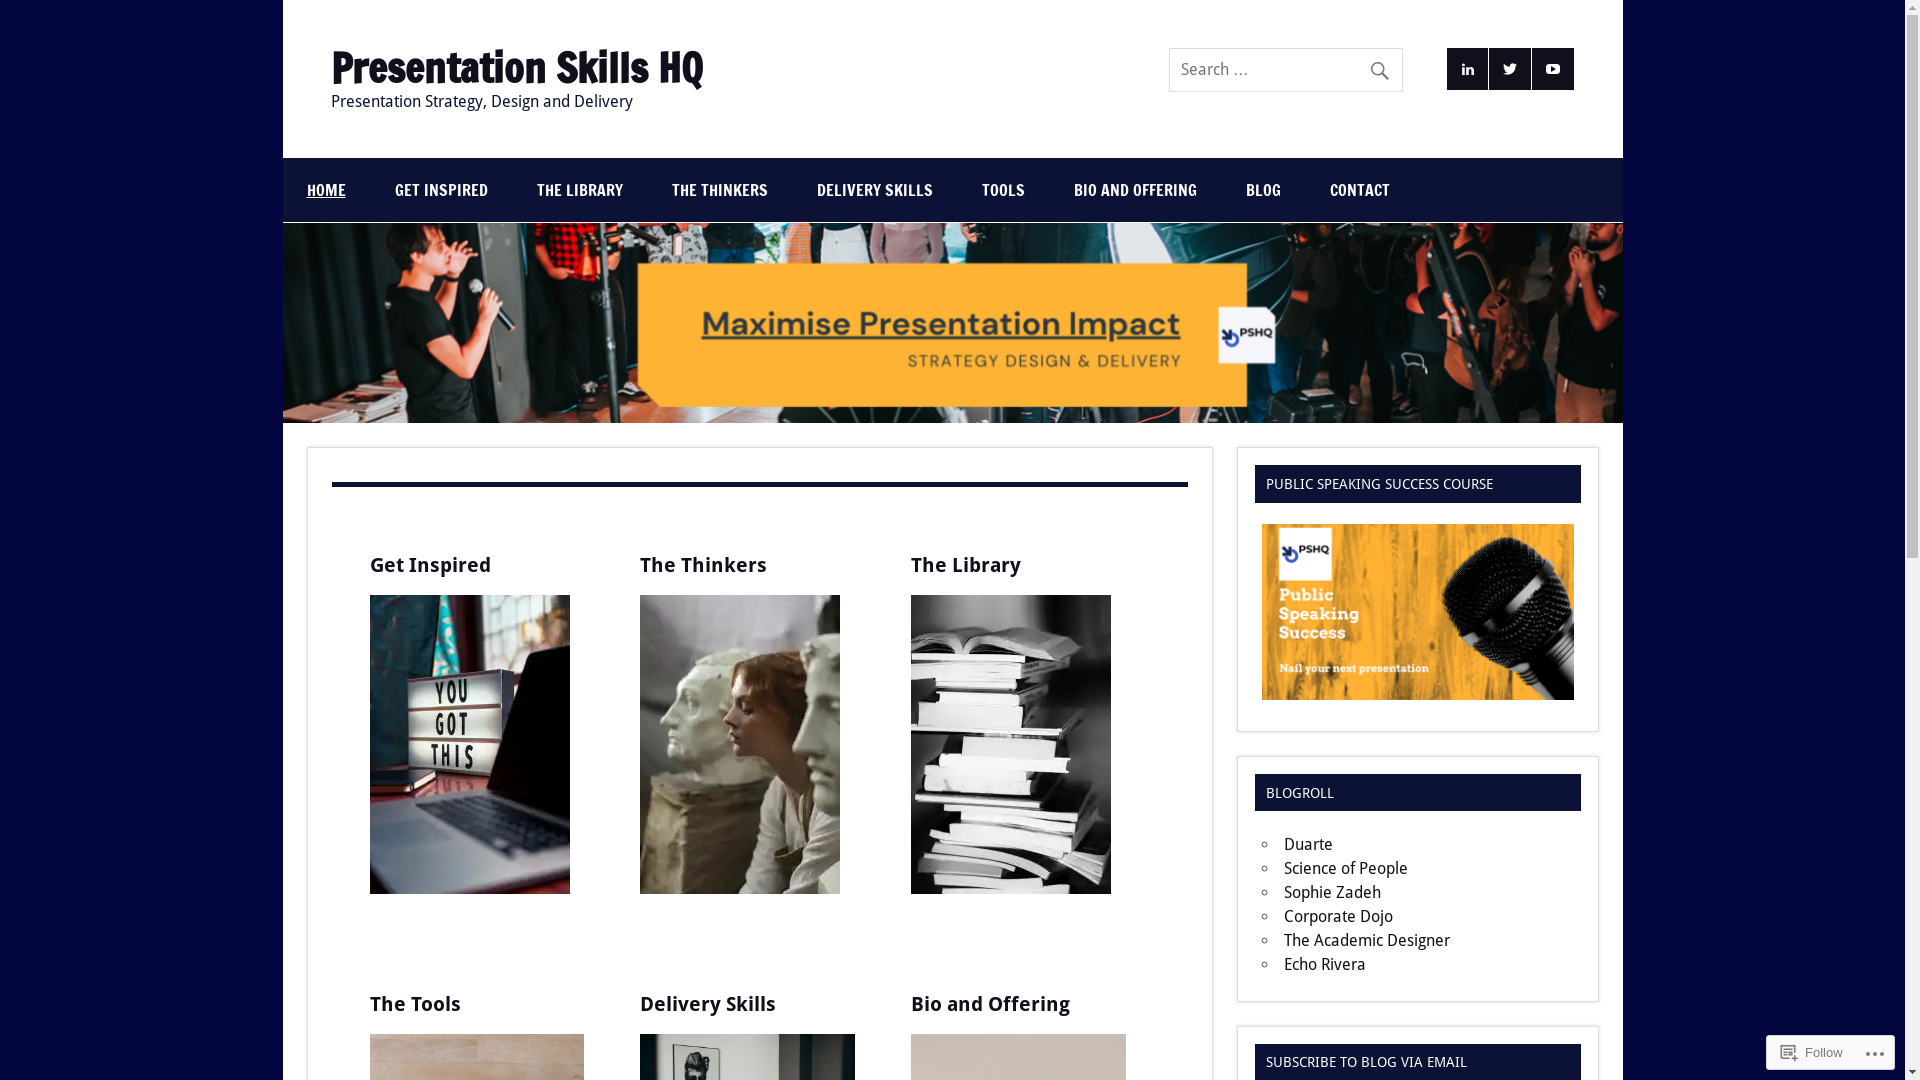 This screenshot has width=1920, height=1080. What do you see at coordinates (1324, 963) in the screenshot?
I see `'Echo Rivera'` at bounding box center [1324, 963].